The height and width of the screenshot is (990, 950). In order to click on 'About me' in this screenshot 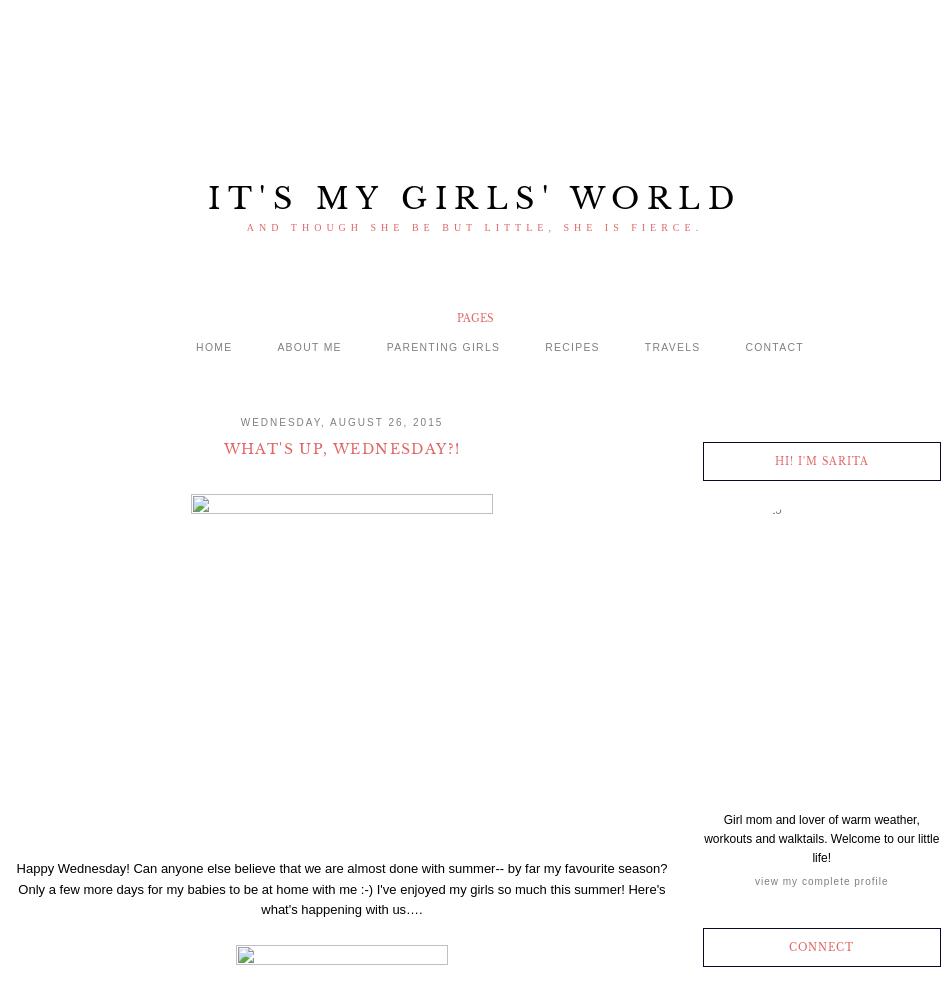, I will do `click(276, 346)`.